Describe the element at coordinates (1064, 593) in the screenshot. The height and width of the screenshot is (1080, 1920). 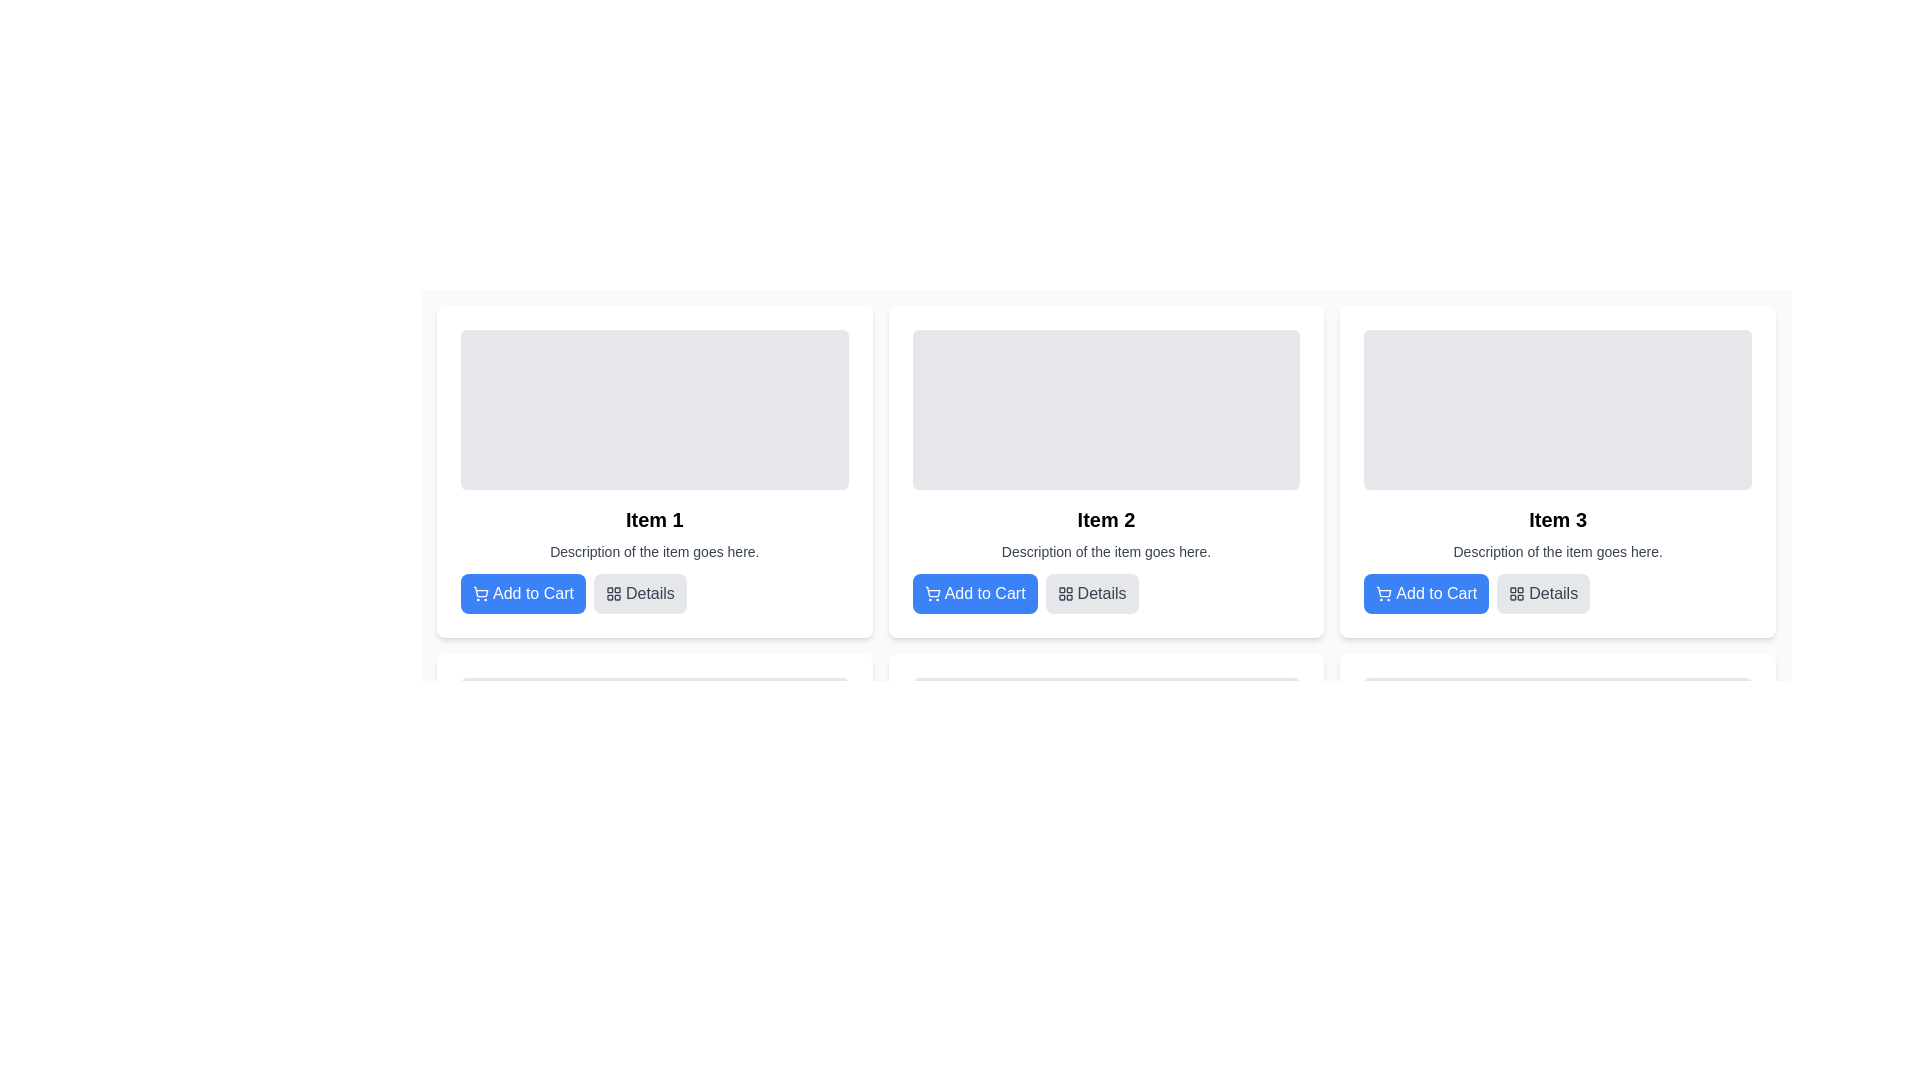
I see `the 'Details' button icon associated with 'Item 2', located in the second column of the grid, positioned to the left of the text label 'Details'` at that location.